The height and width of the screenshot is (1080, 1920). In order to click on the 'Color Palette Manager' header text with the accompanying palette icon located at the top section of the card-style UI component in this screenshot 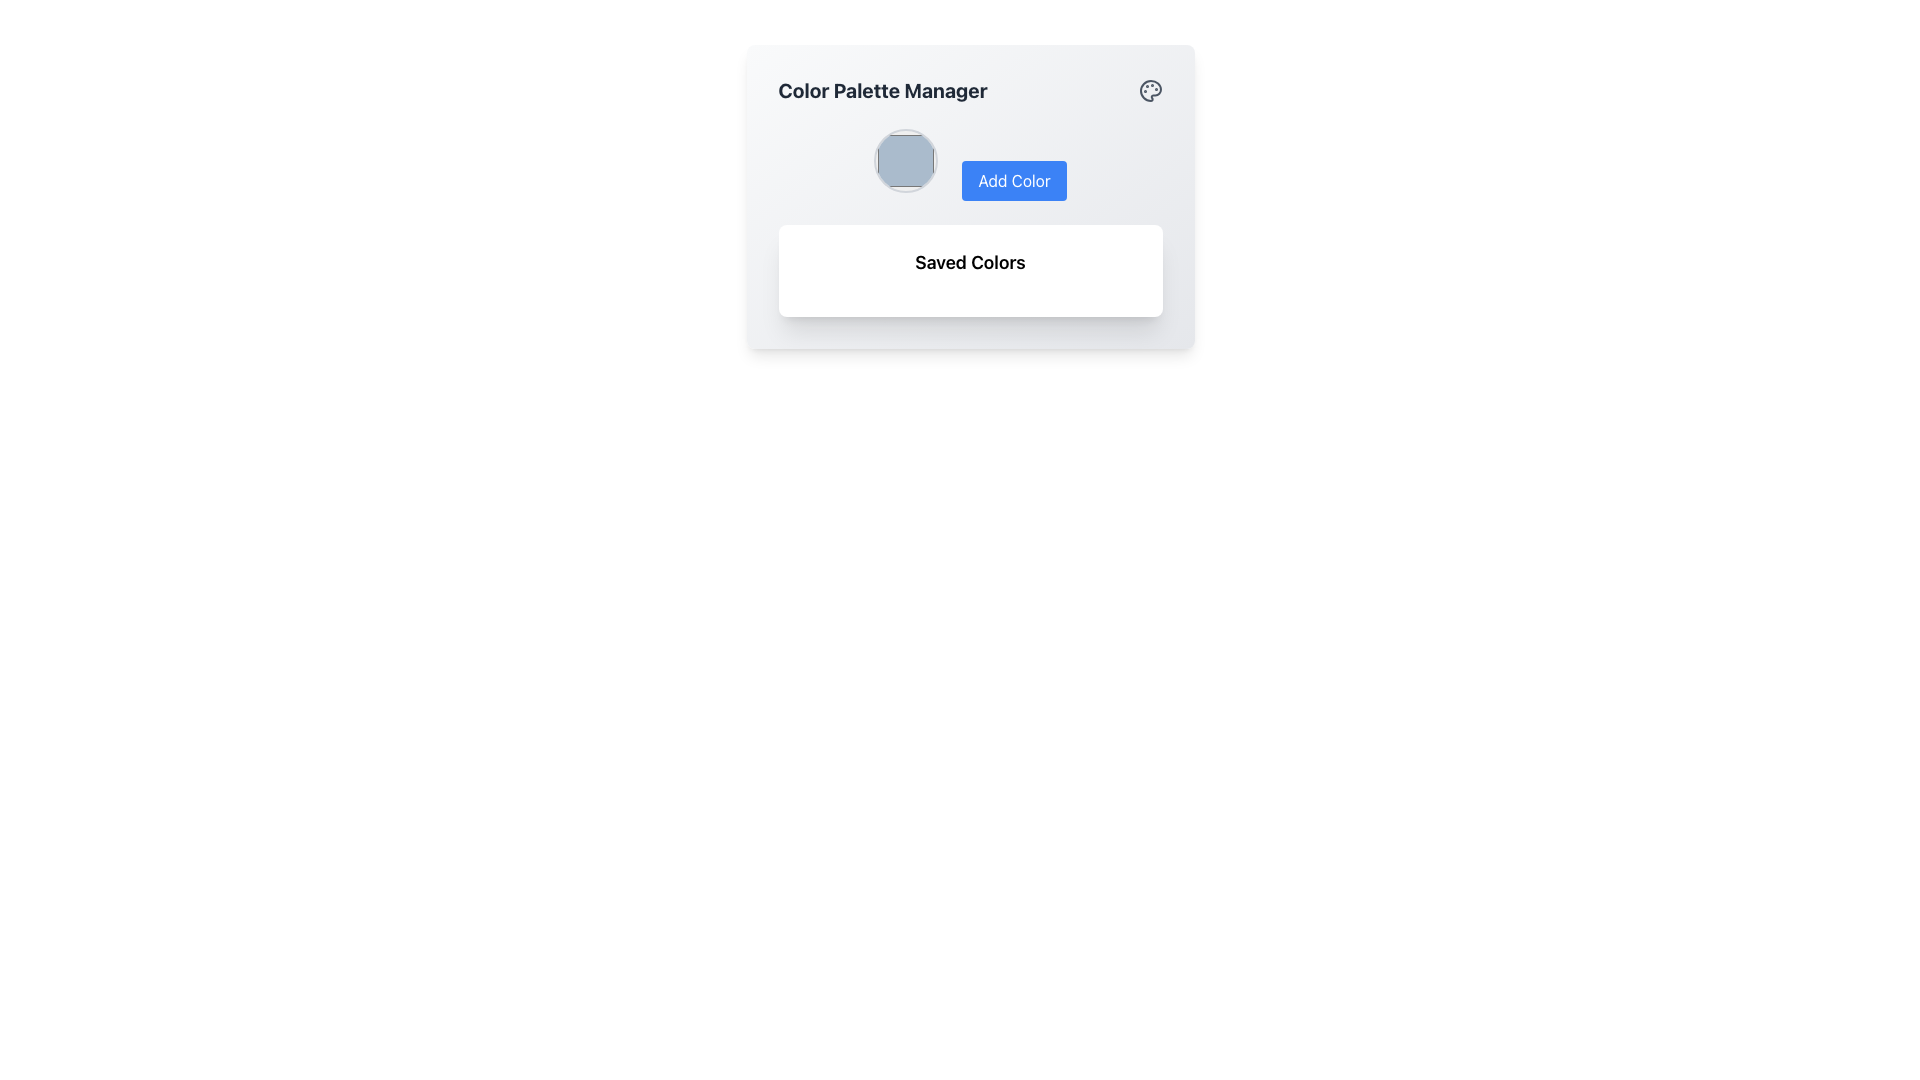, I will do `click(970, 91)`.